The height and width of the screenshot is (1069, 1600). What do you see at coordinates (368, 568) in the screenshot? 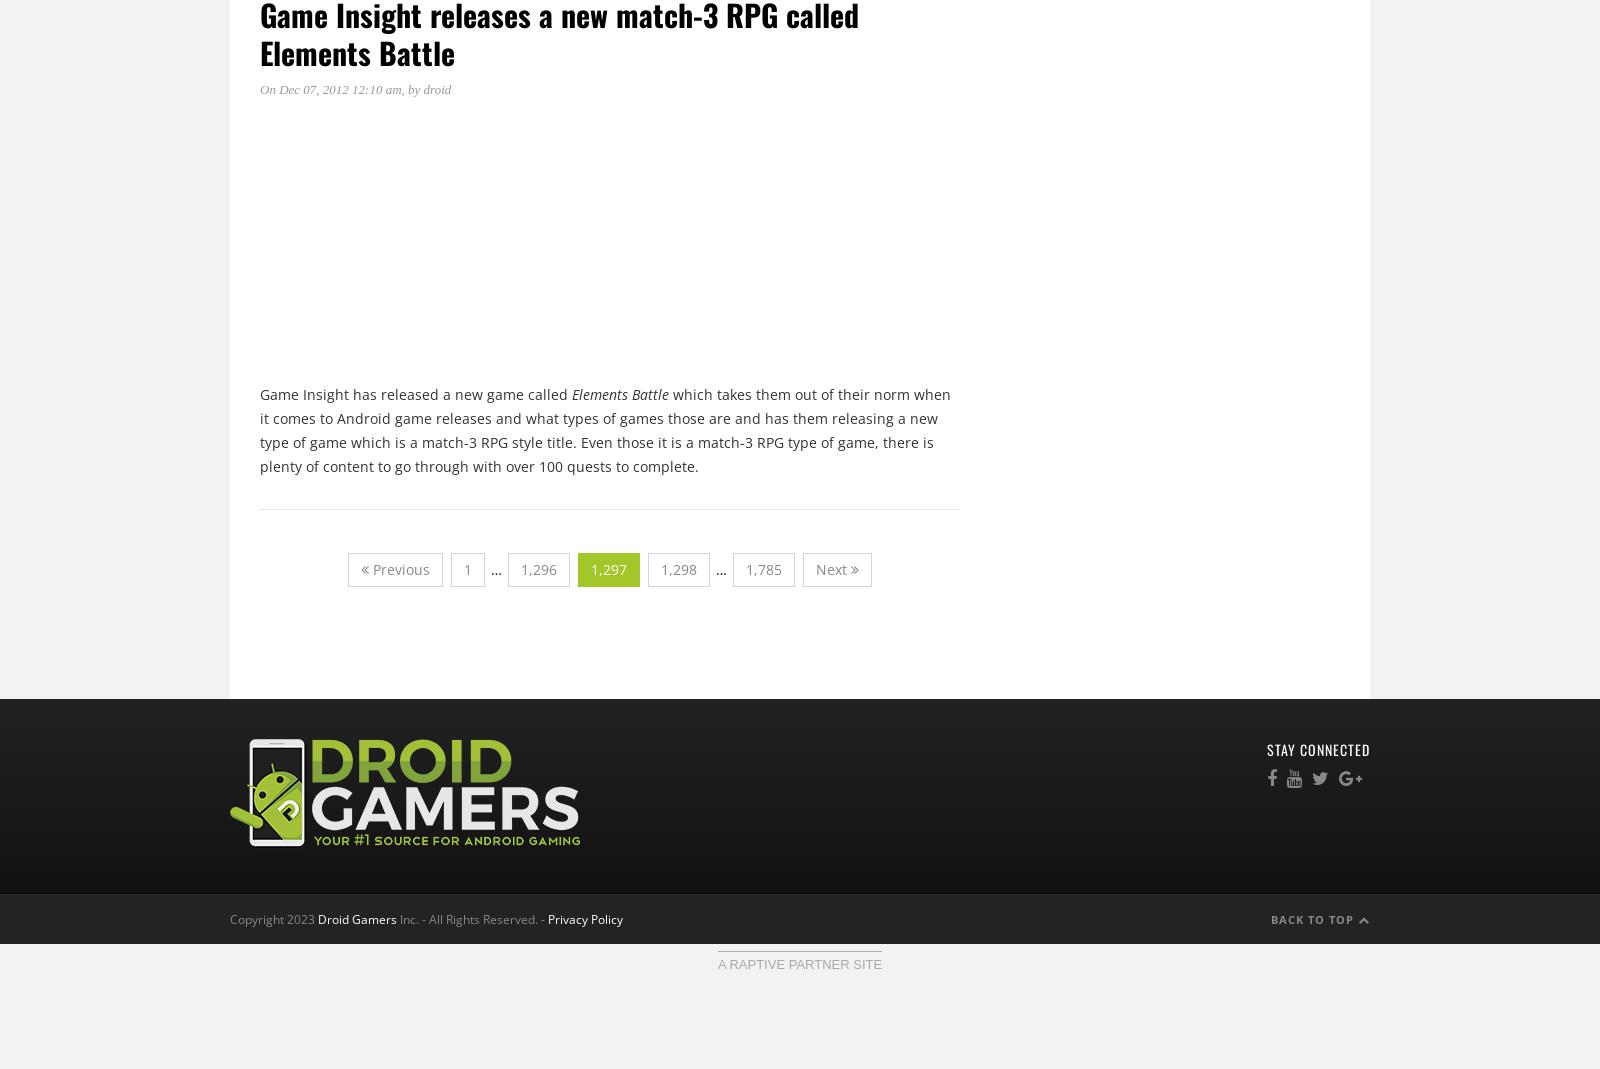
I see `'Previous'` at bounding box center [368, 568].